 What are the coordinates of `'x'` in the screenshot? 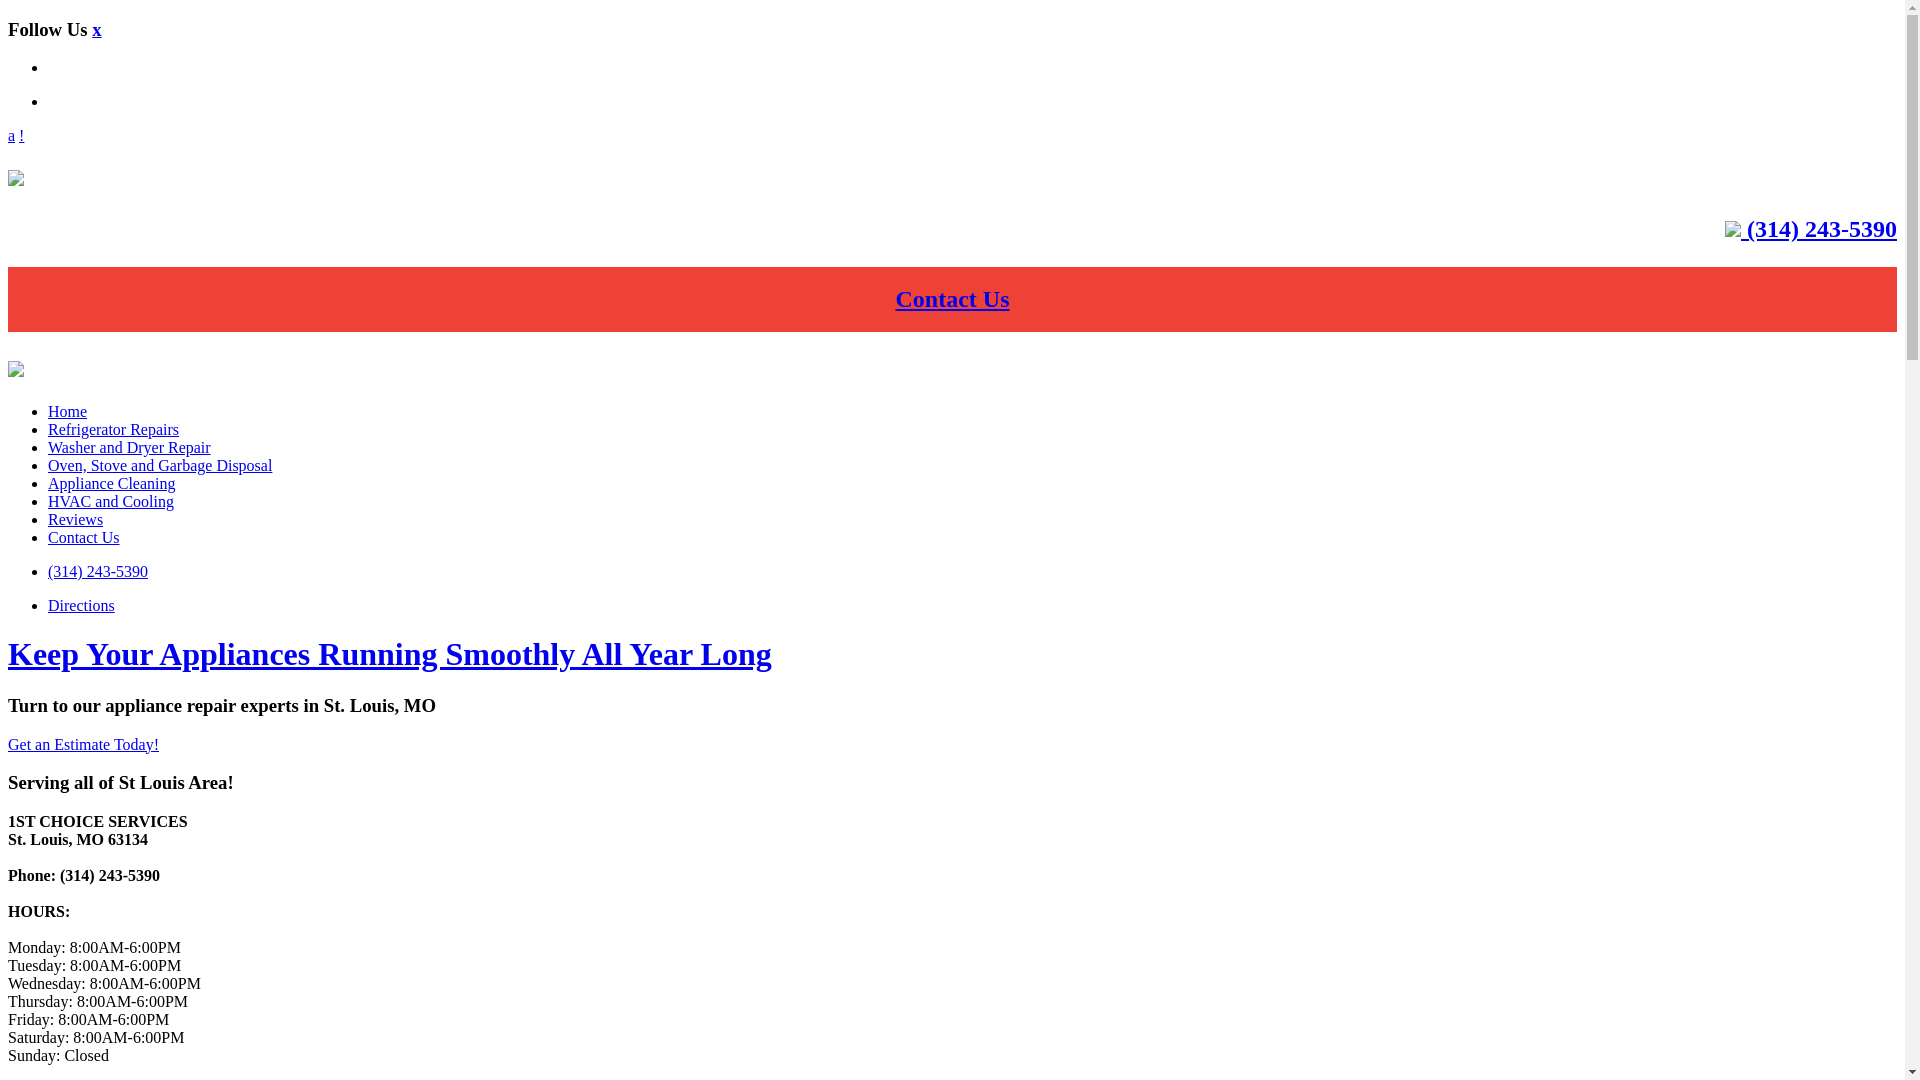 It's located at (95, 29).